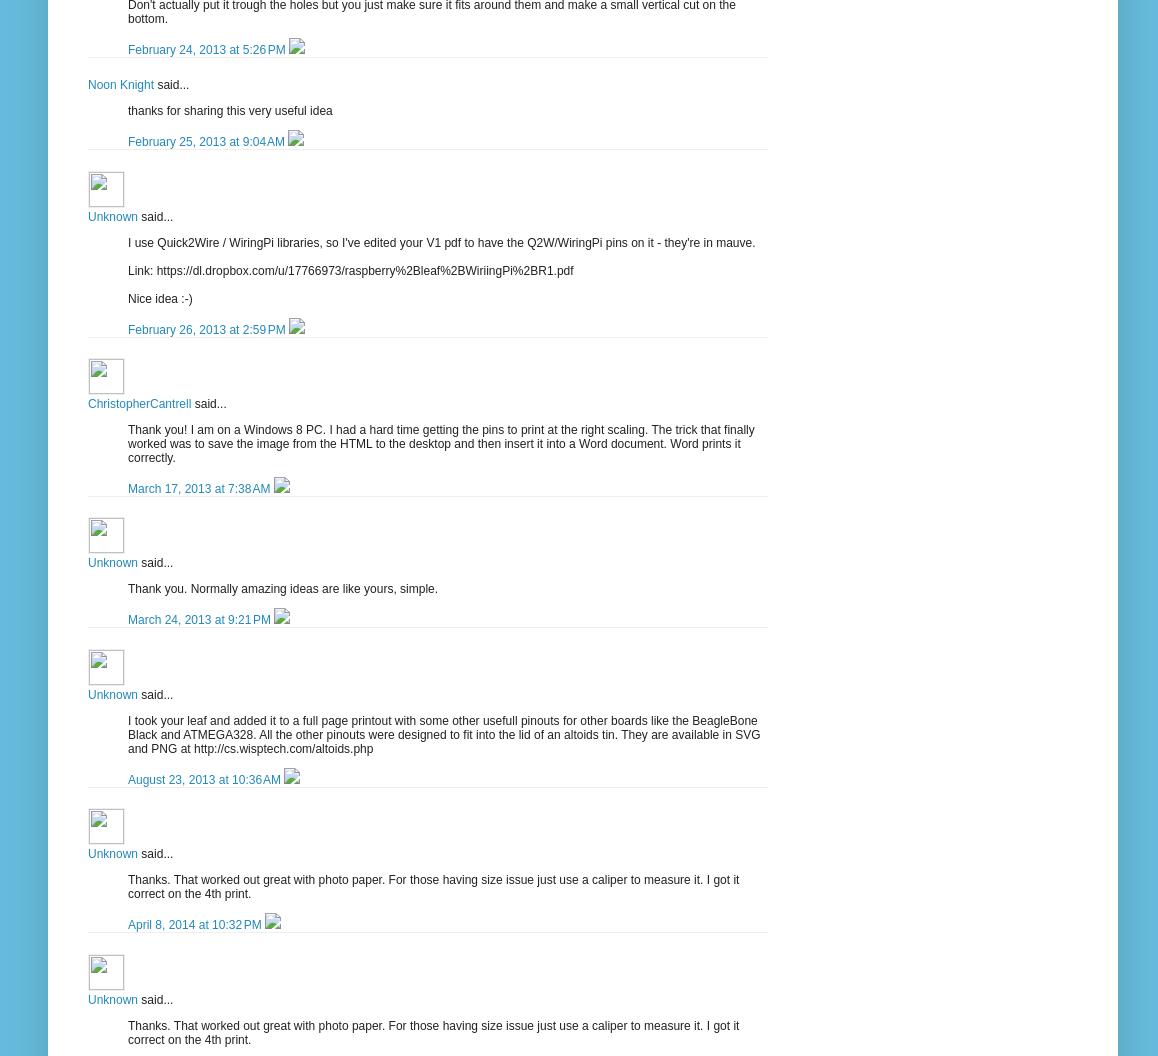 The image size is (1158, 1056). Describe the element at coordinates (138, 402) in the screenshot. I see `'ChristopherCantrell'` at that location.